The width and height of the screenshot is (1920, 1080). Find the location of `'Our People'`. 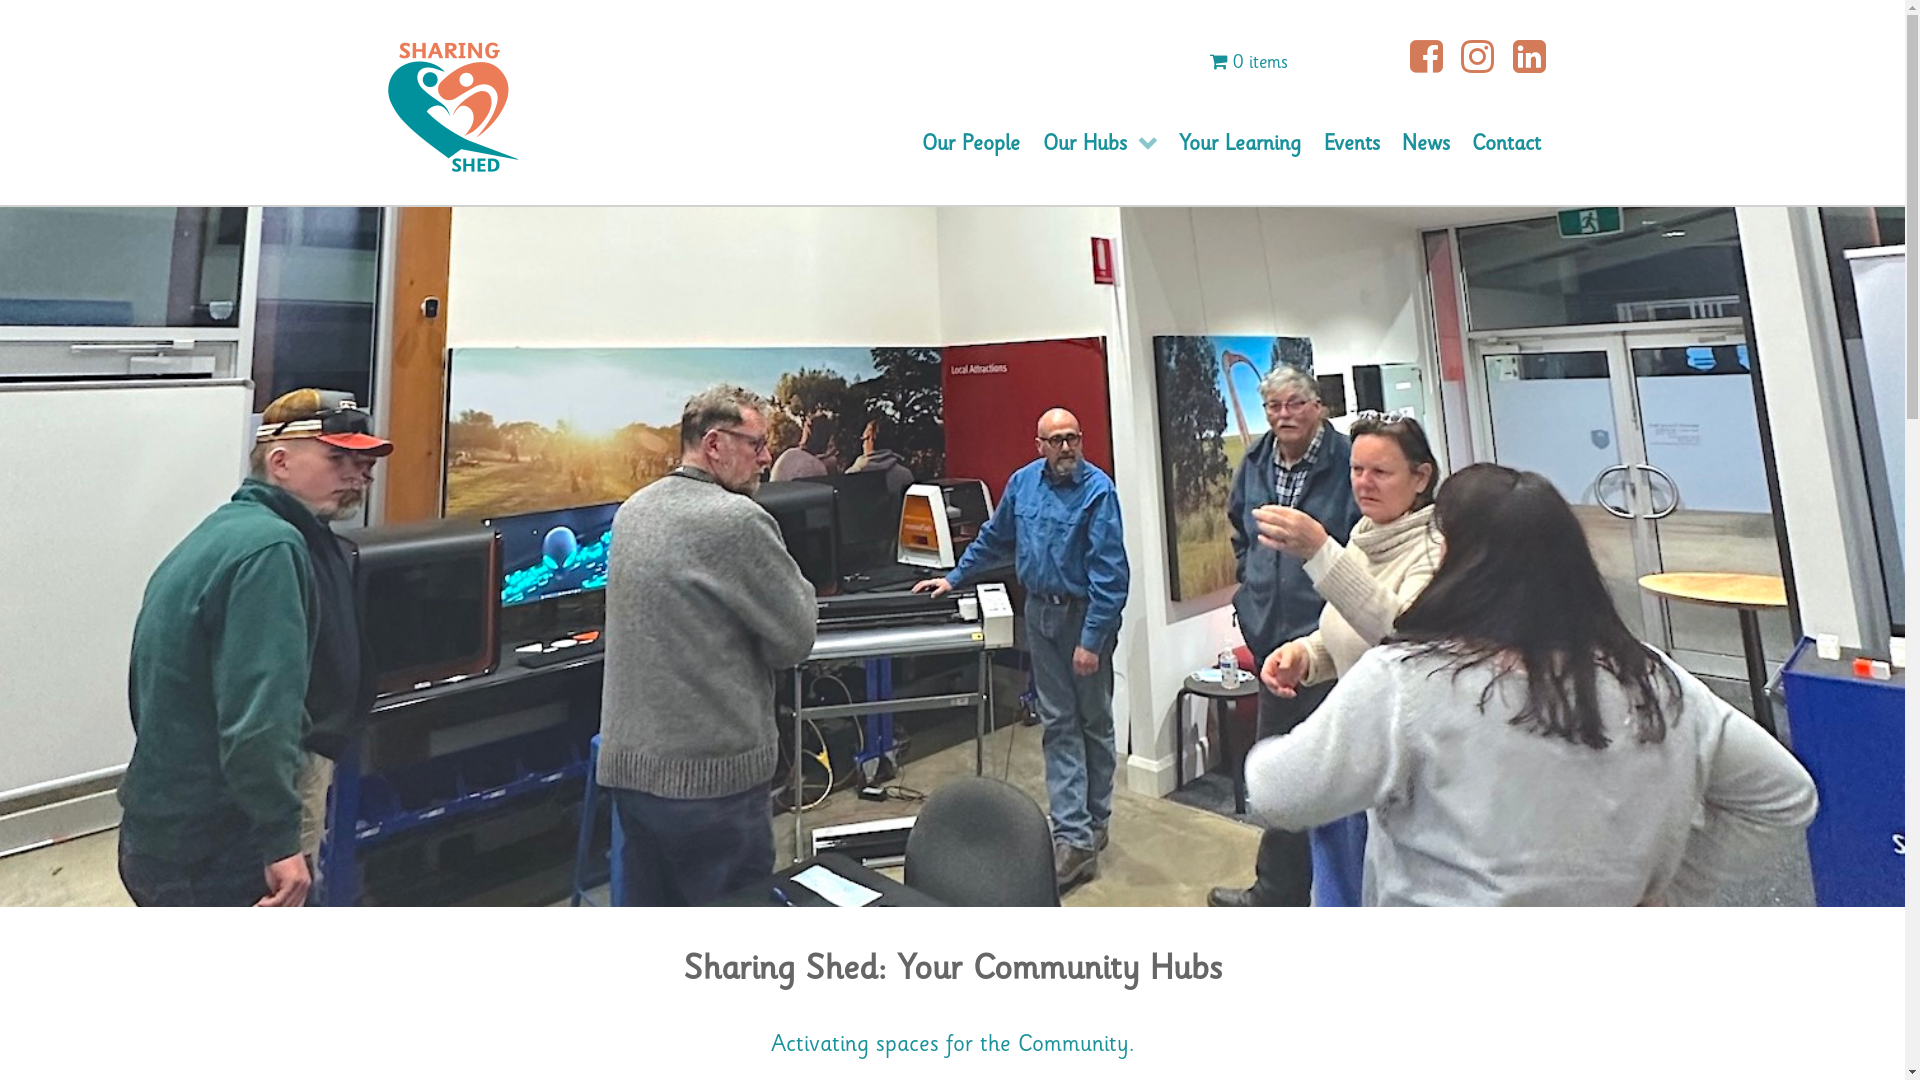

'Our People' is located at coordinates (910, 142).